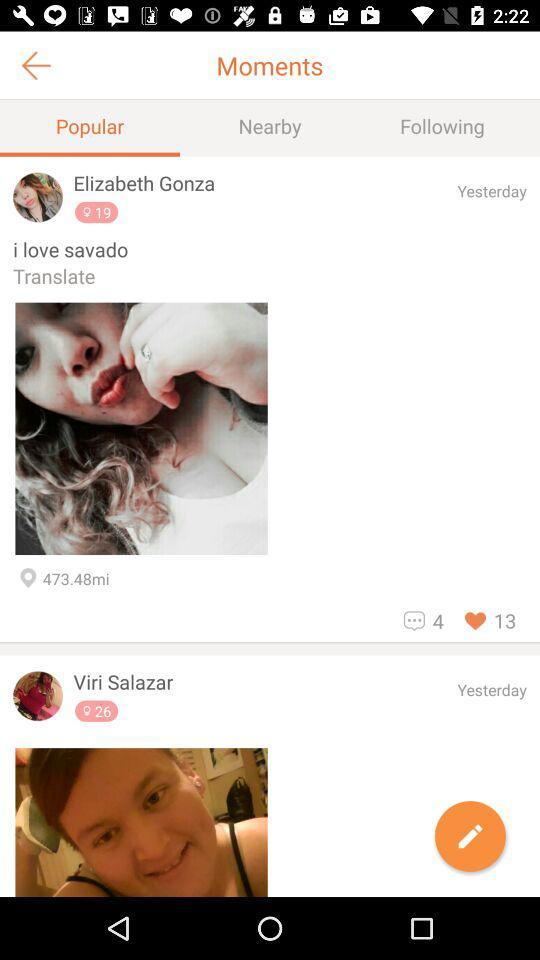 This screenshot has height=960, width=540. I want to click on profile, so click(38, 696).